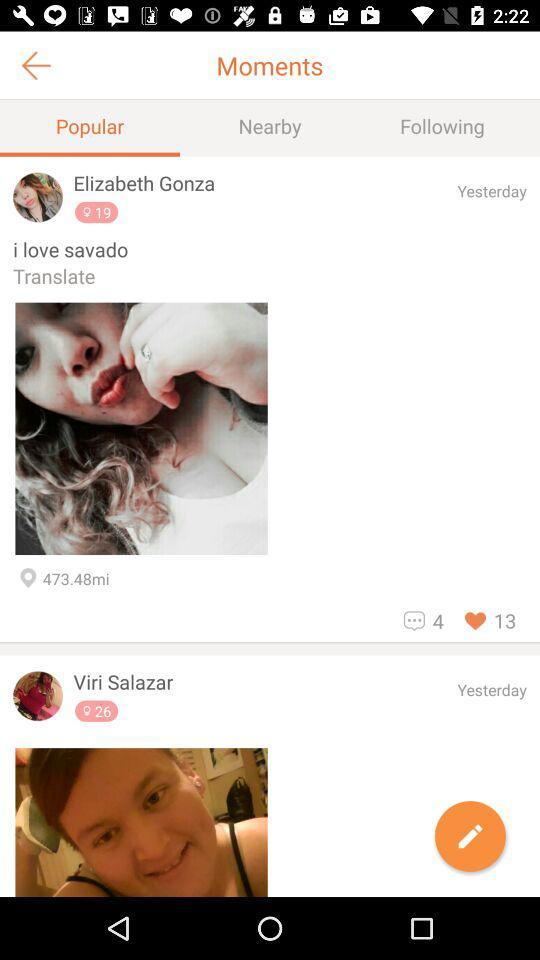 This screenshot has height=960, width=540. I want to click on profile, so click(38, 696).